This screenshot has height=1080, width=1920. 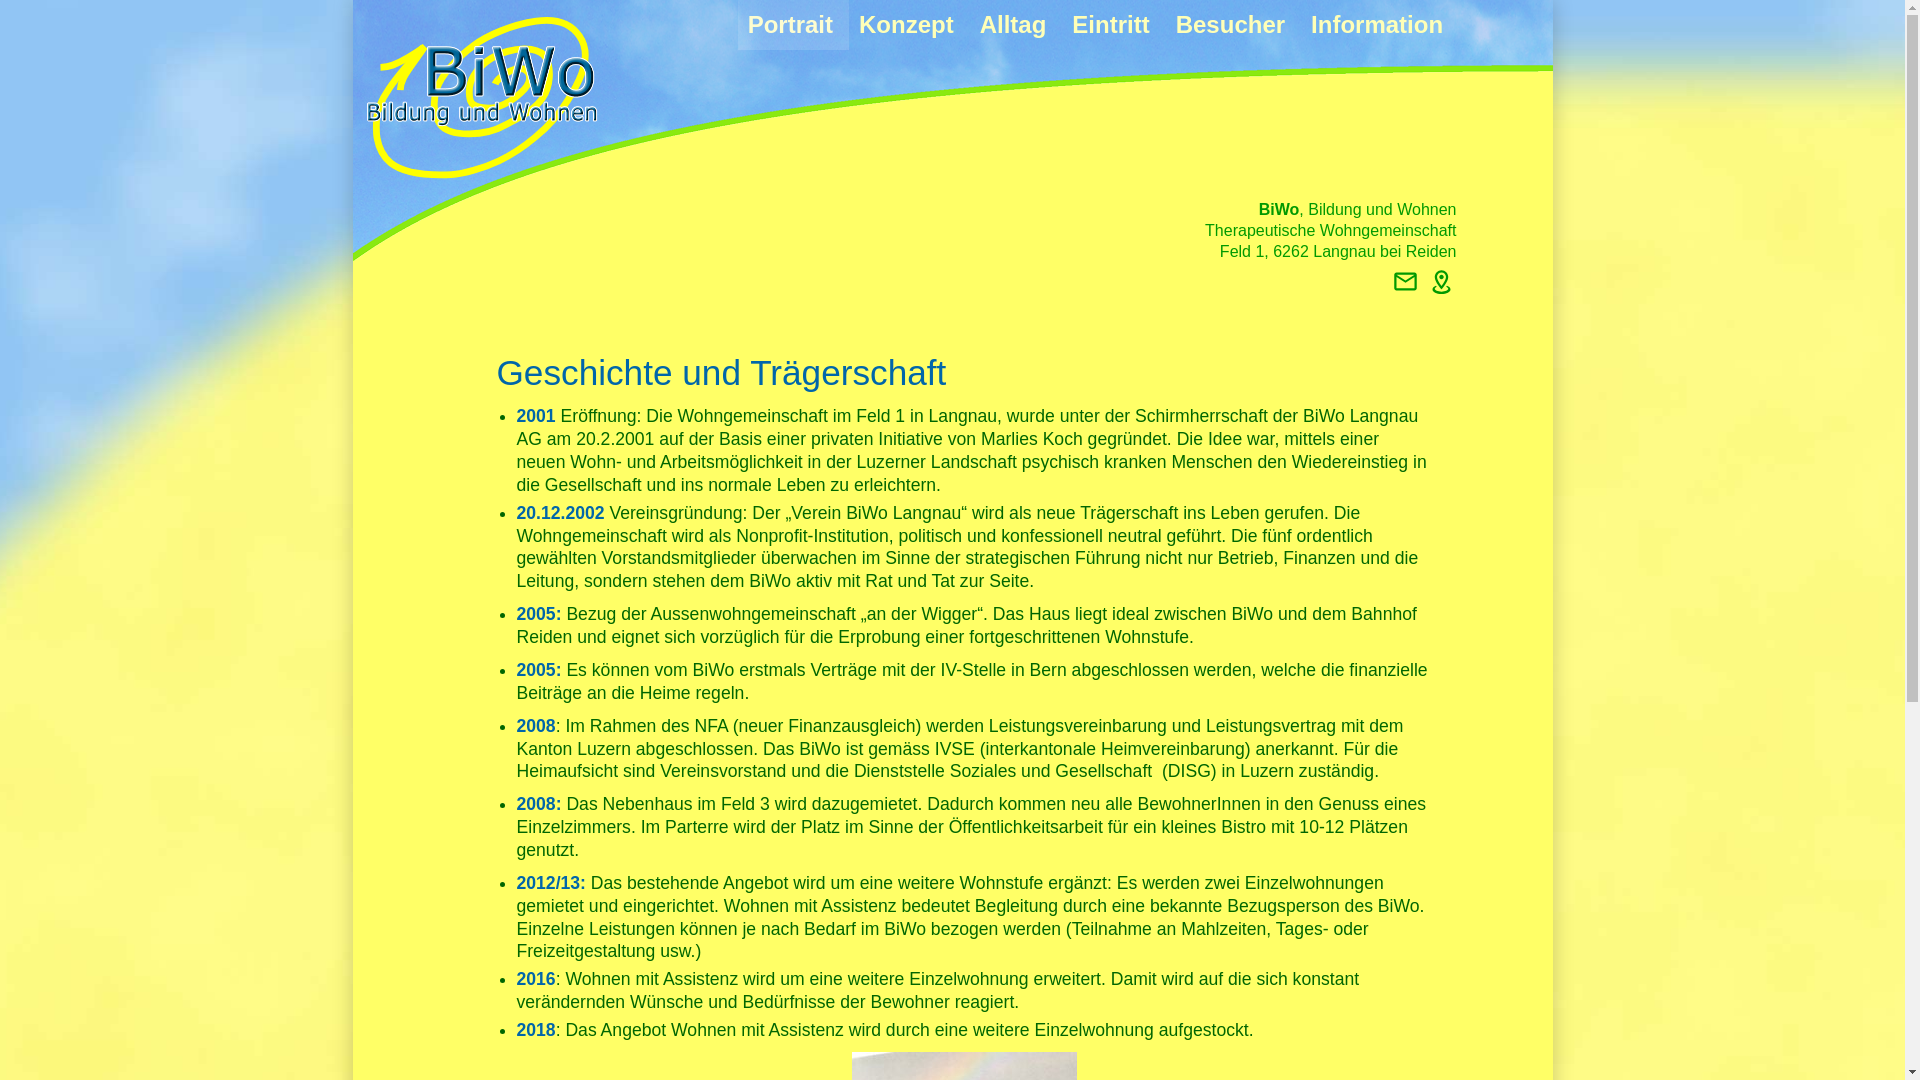 What do you see at coordinates (1016, 24) in the screenshot?
I see `'Alltag'` at bounding box center [1016, 24].